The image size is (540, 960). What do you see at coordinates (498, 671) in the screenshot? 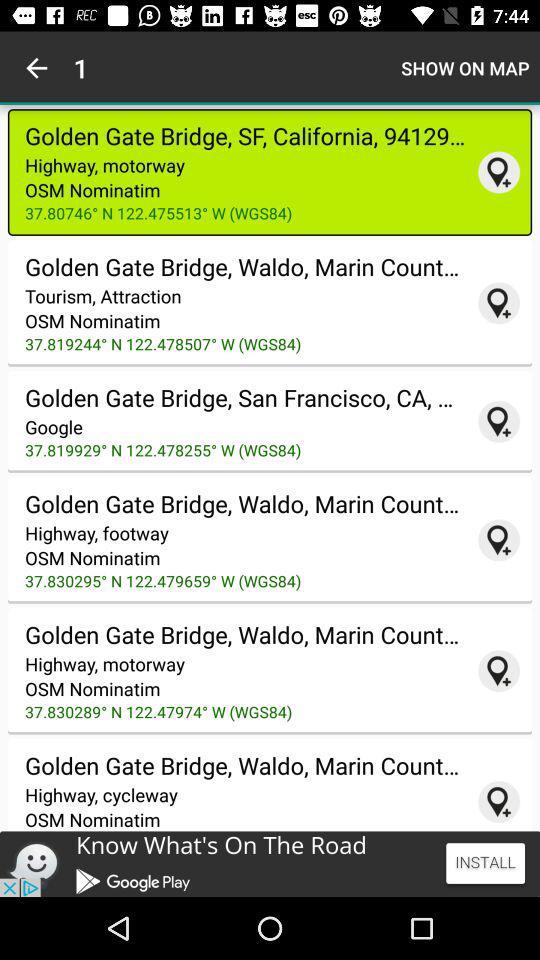
I see `edit this location` at bounding box center [498, 671].